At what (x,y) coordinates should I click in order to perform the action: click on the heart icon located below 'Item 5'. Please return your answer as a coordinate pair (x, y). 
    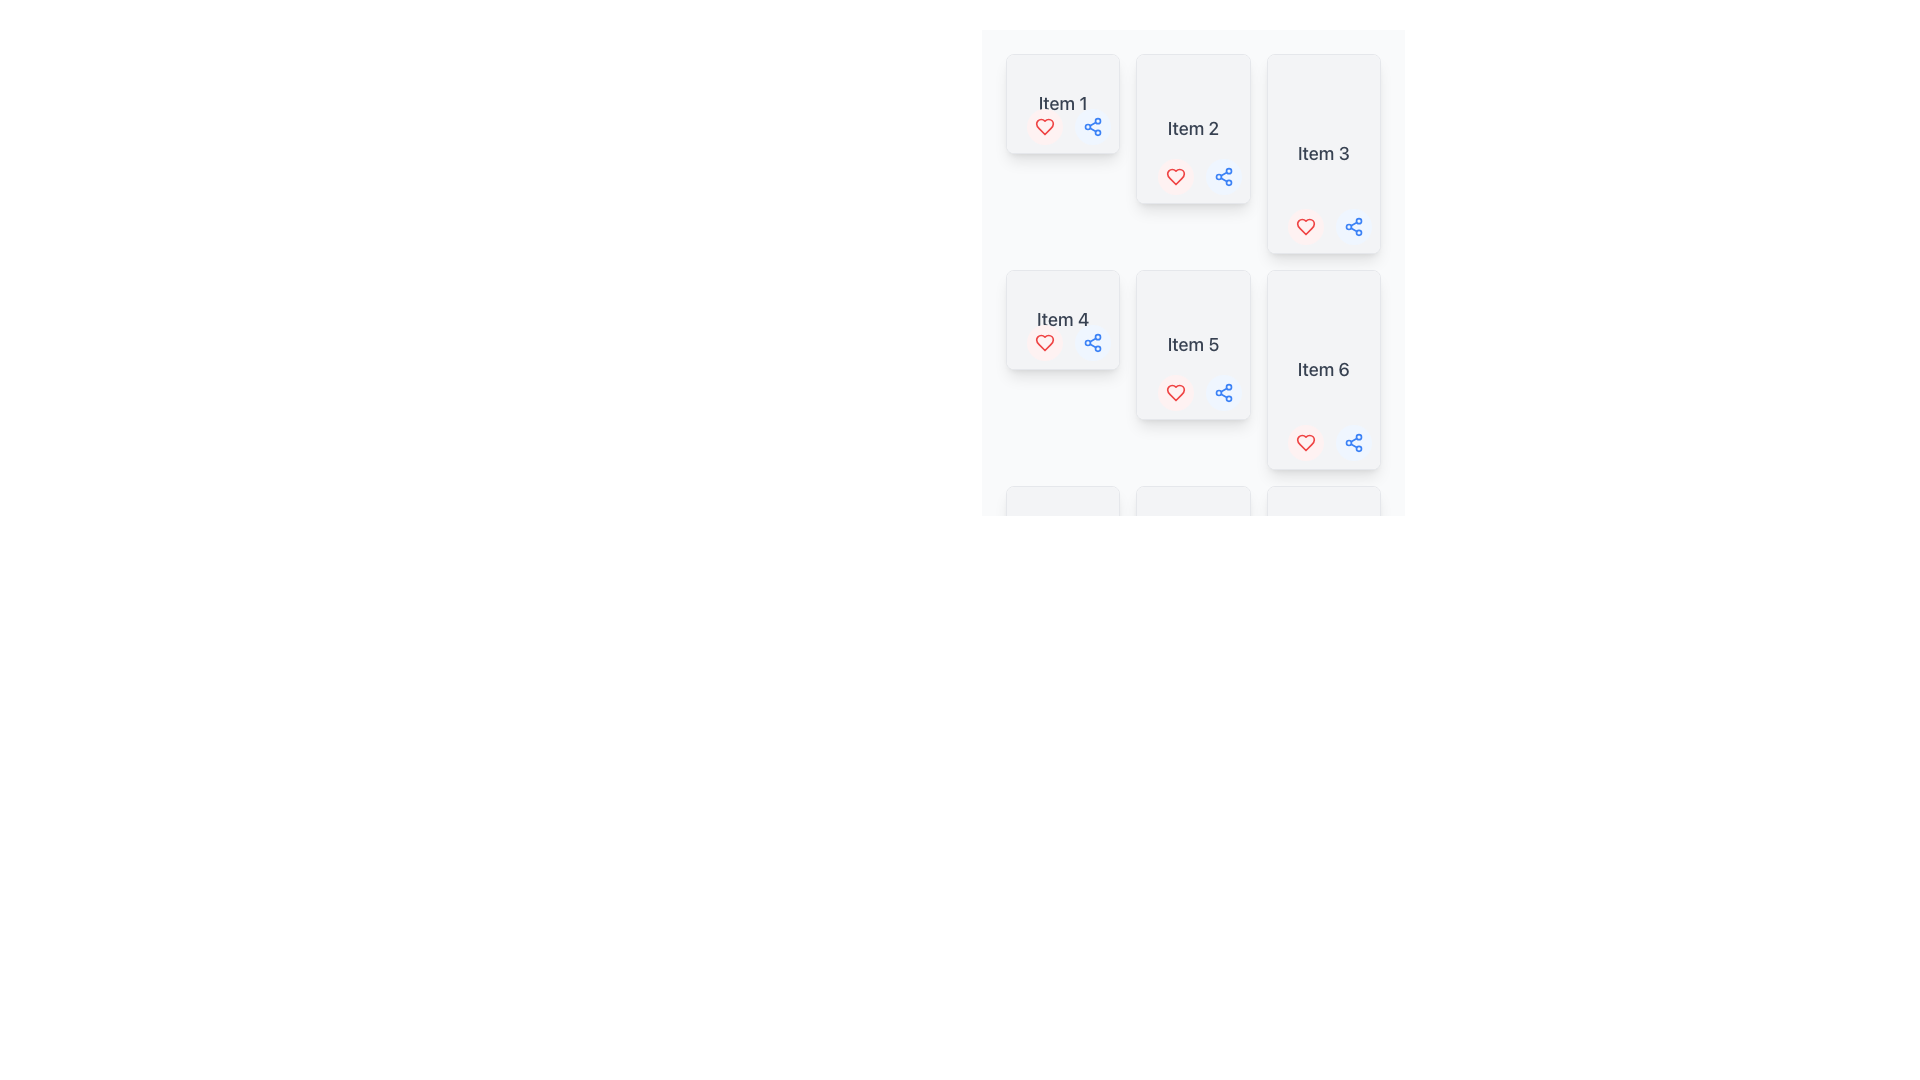
    Looking at the image, I should click on (1175, 393).